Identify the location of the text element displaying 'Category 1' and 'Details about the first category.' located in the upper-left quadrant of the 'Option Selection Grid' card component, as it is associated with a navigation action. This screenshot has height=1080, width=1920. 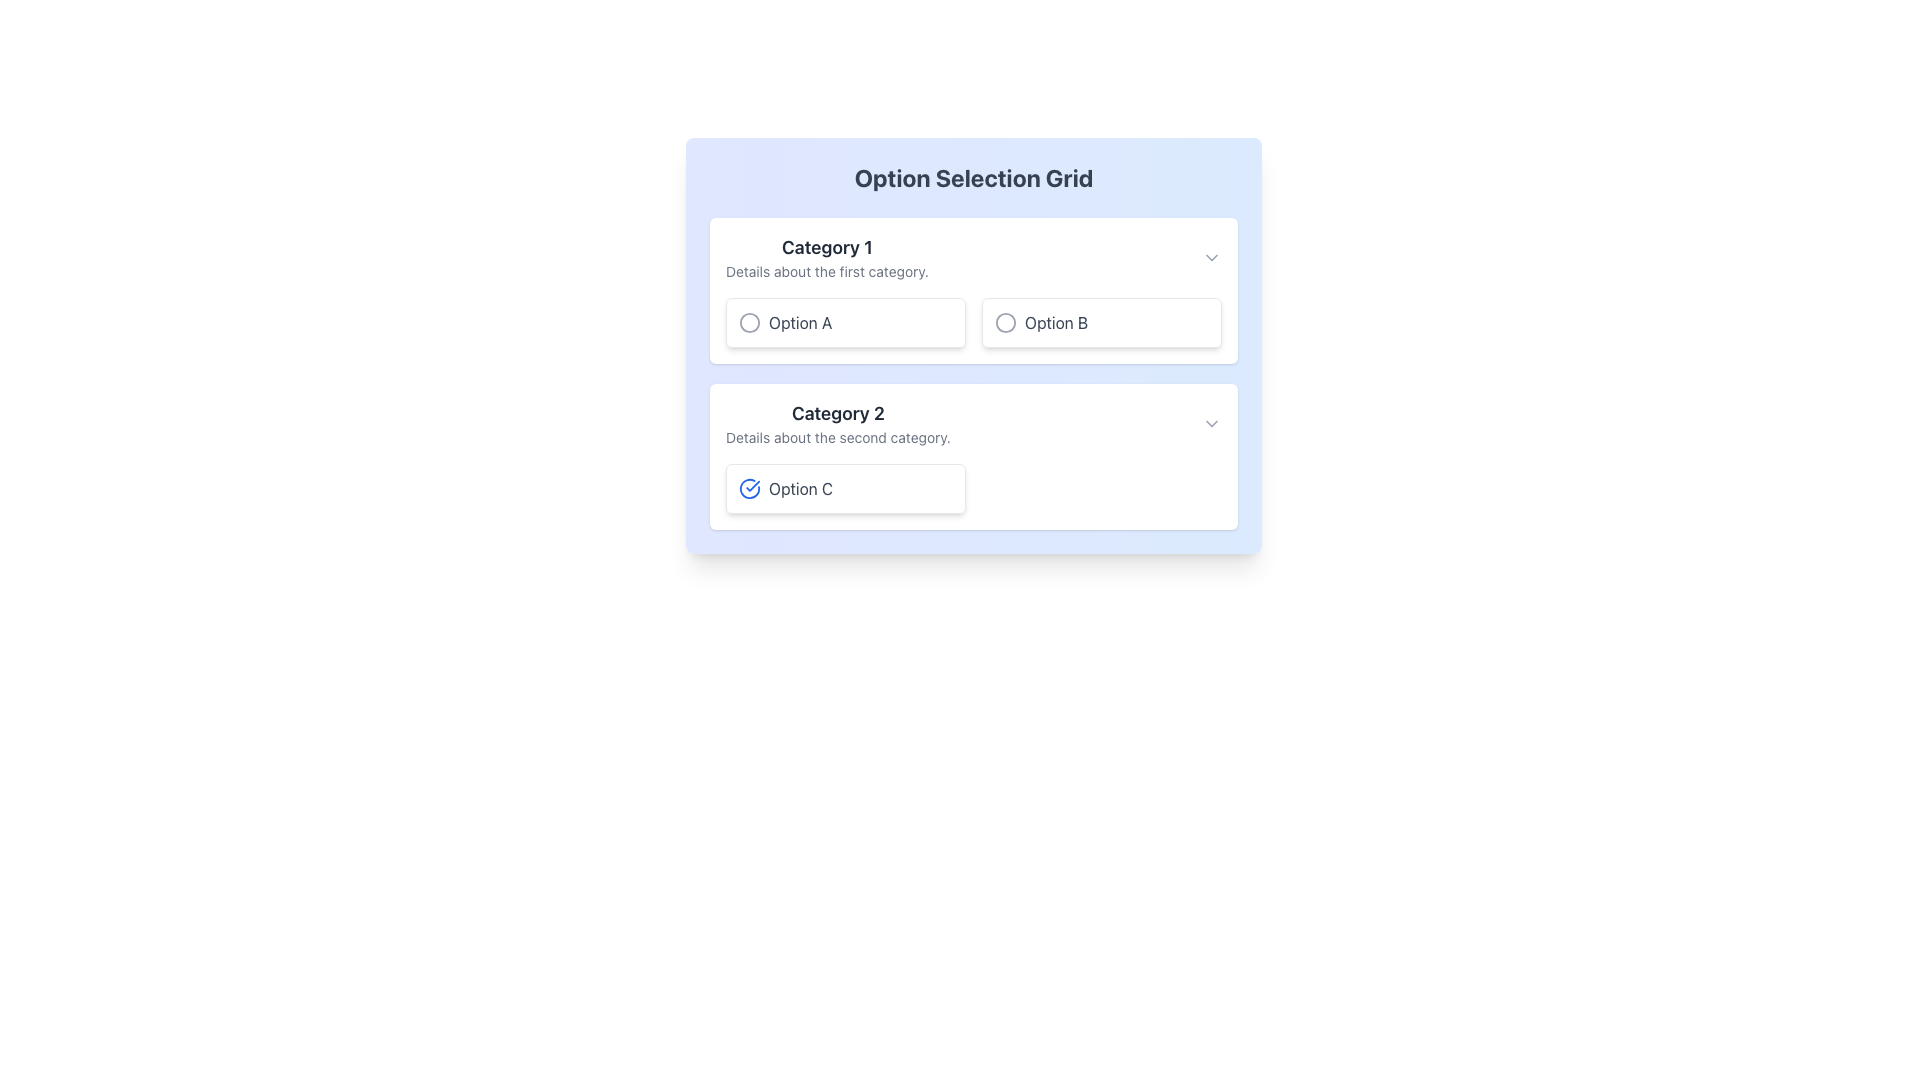
(827, 257).